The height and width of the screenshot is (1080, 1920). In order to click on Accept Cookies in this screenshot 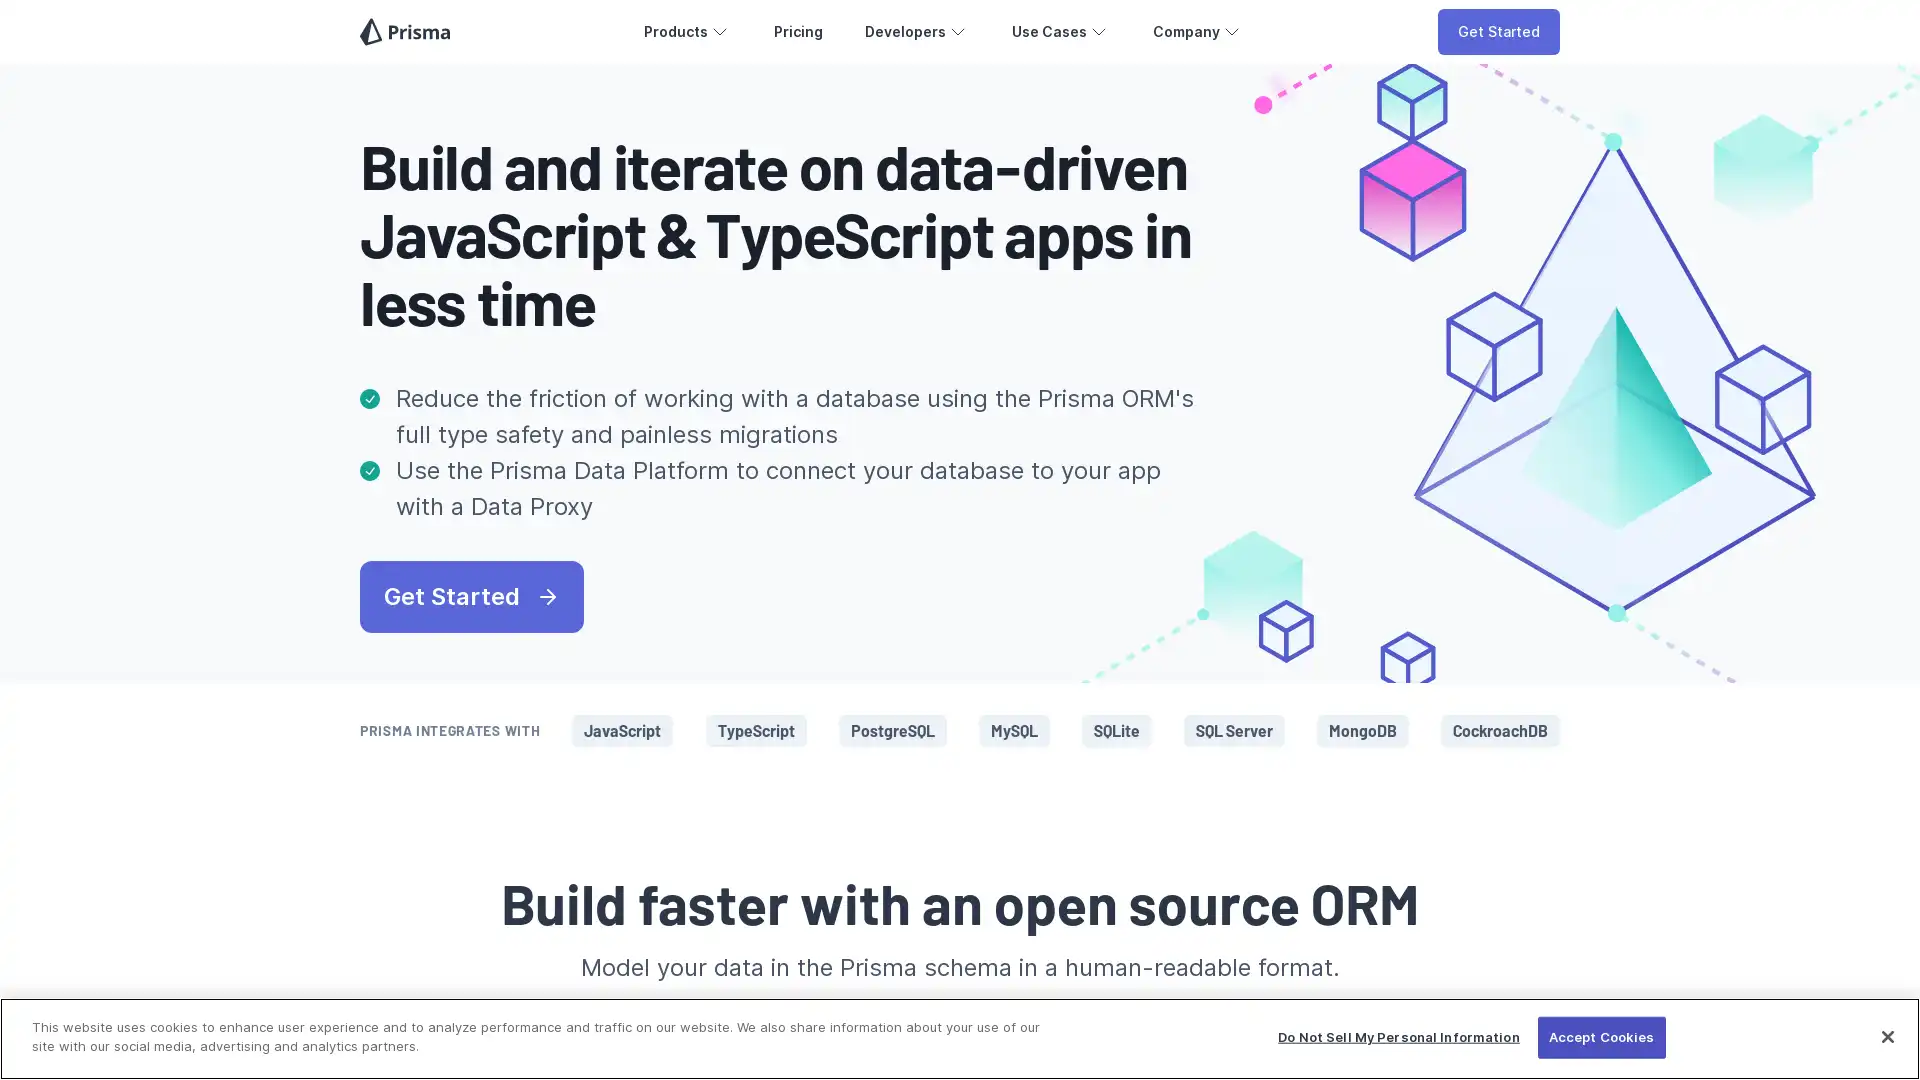, I will do `click(1601, 1036)`.